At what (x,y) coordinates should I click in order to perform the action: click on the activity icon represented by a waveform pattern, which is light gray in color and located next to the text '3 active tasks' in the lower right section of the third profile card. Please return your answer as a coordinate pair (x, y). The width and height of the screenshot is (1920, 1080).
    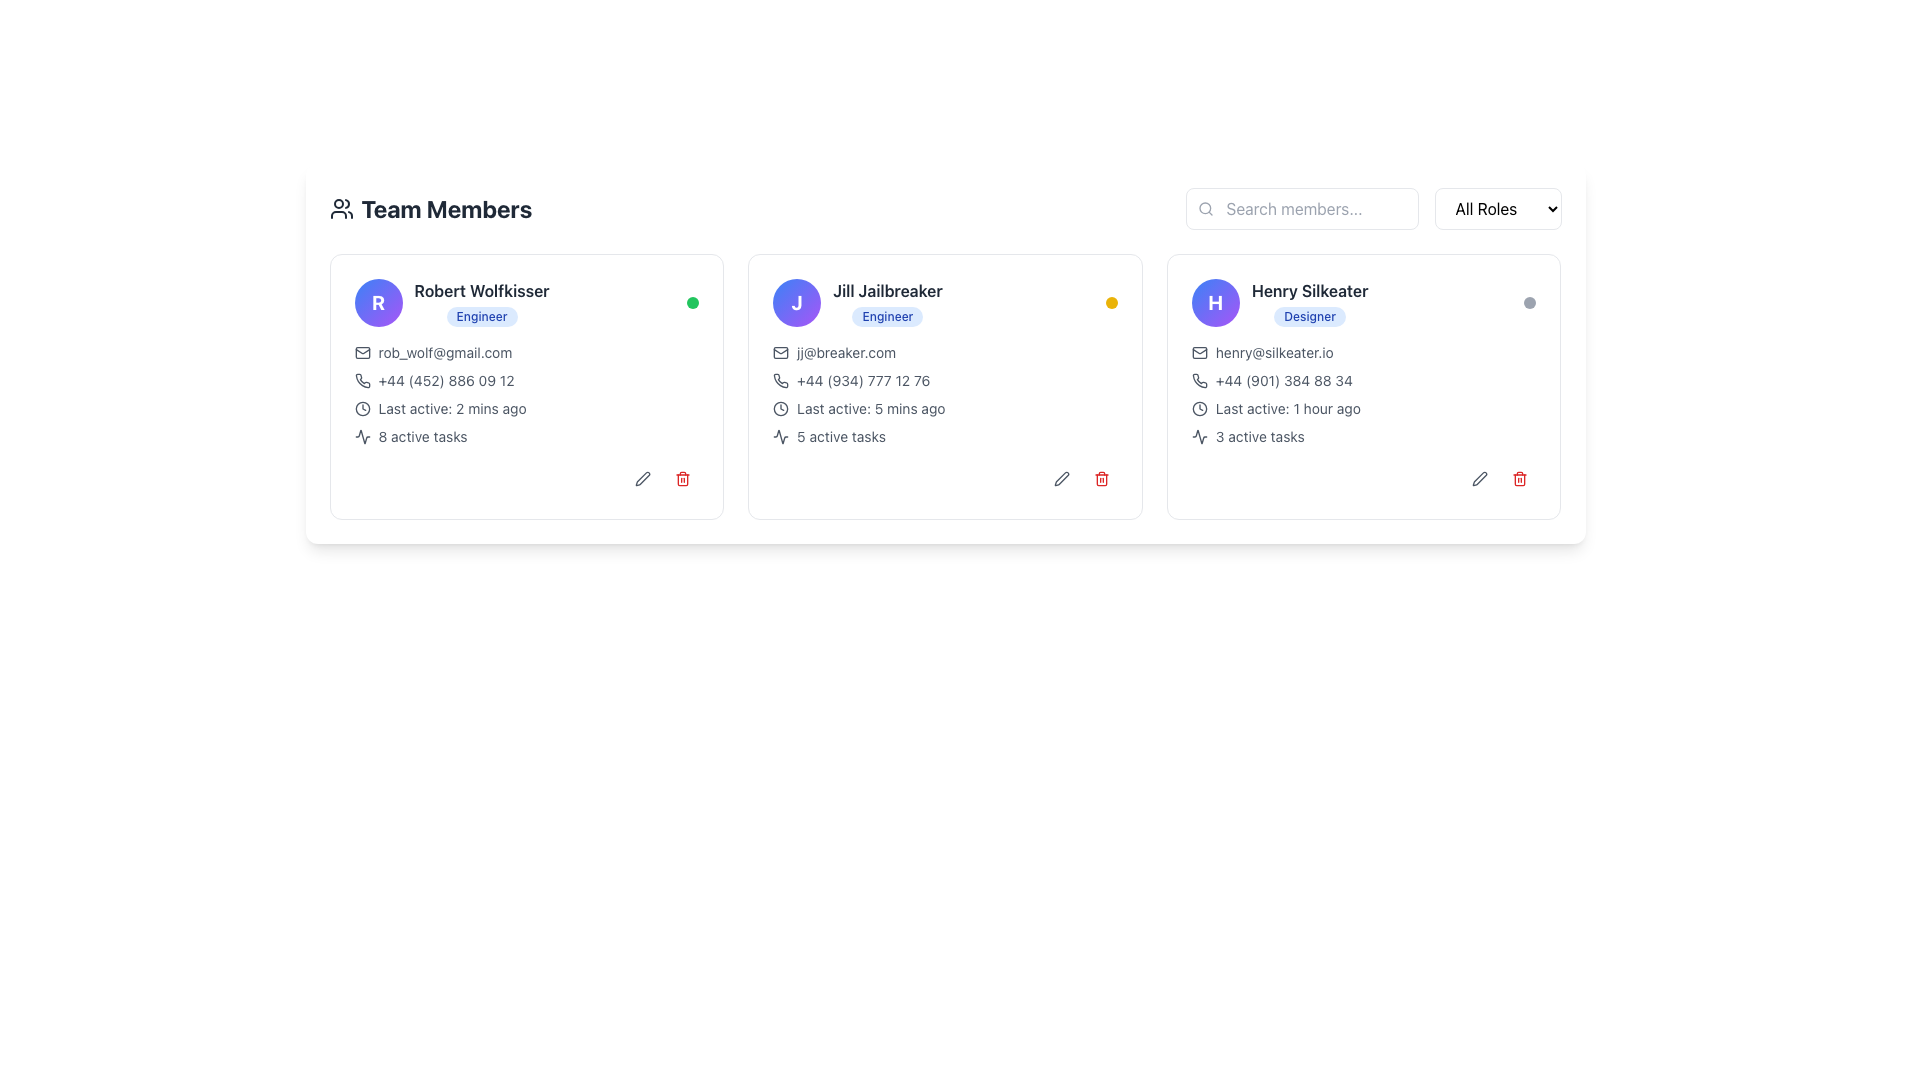
    Looking at the image, I should click on (1199, 435).